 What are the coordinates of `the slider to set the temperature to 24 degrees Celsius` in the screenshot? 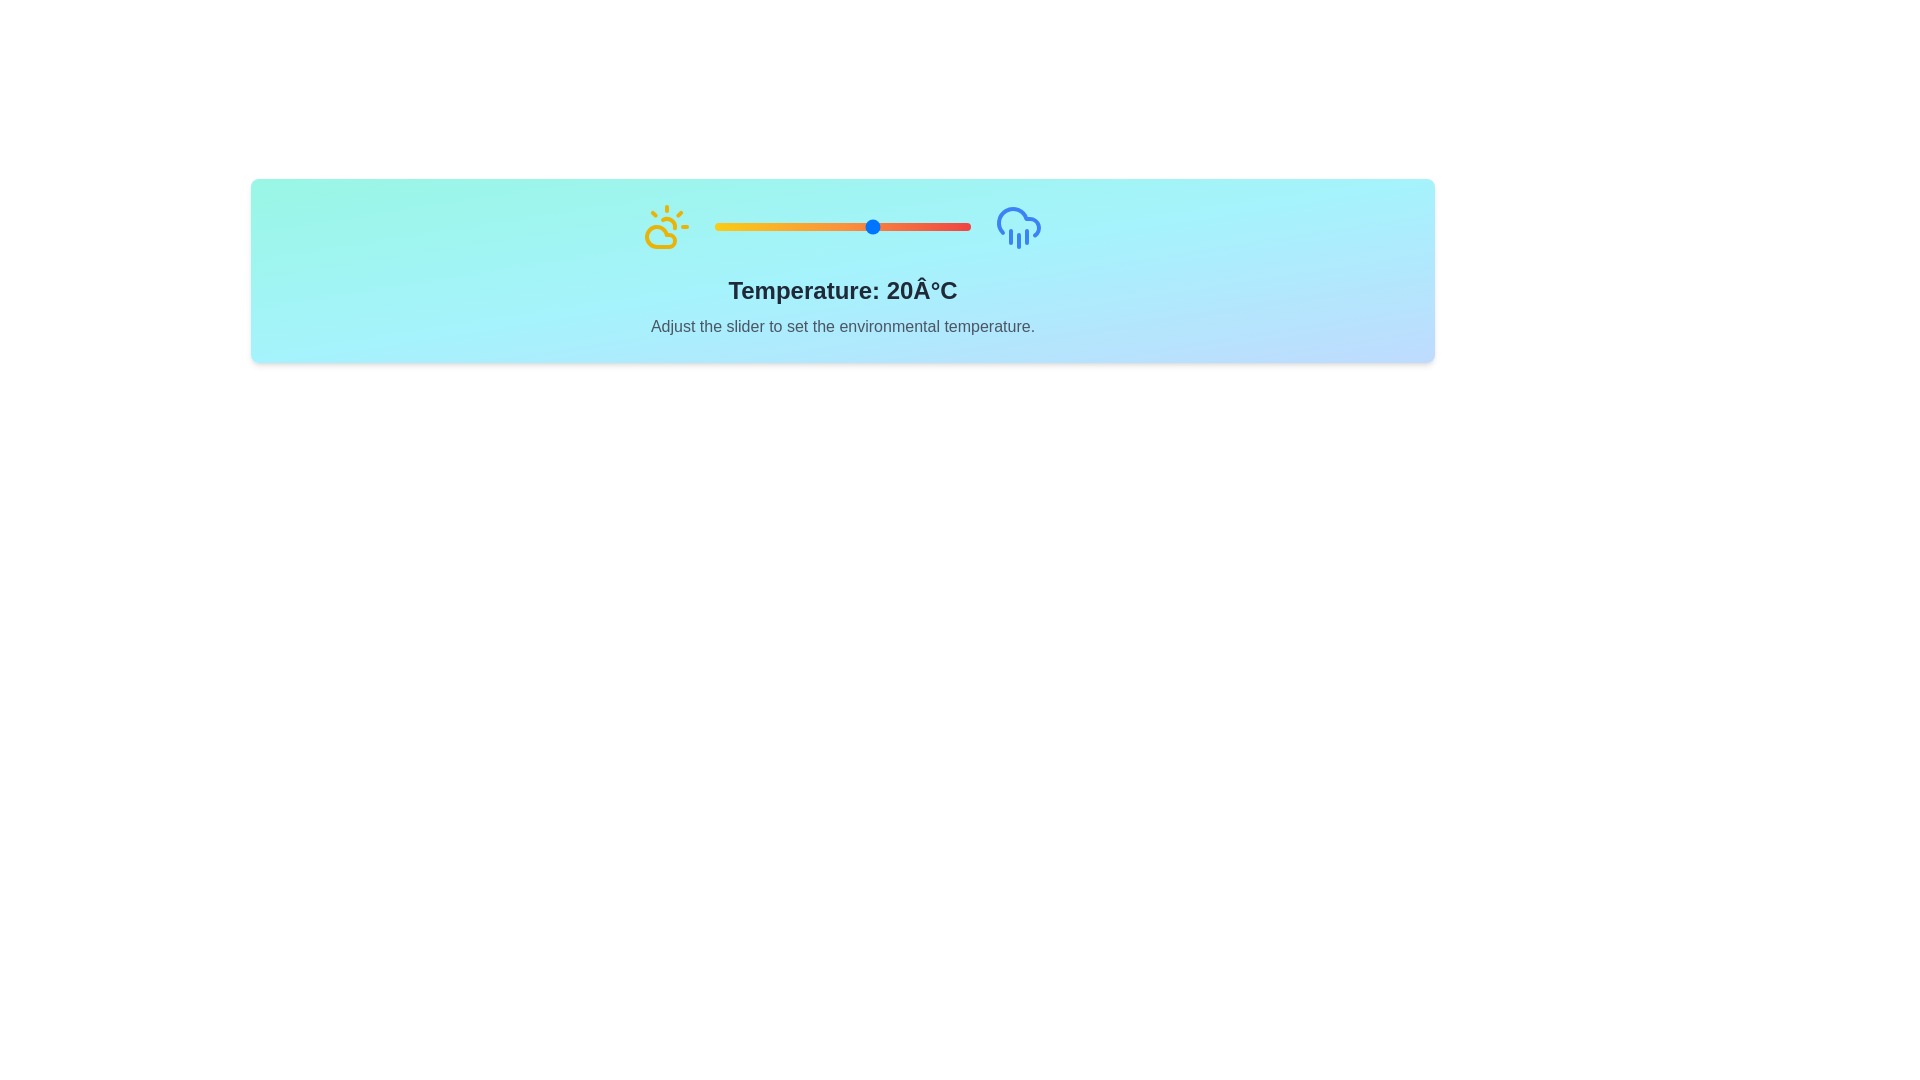 It's located at (886, 226).